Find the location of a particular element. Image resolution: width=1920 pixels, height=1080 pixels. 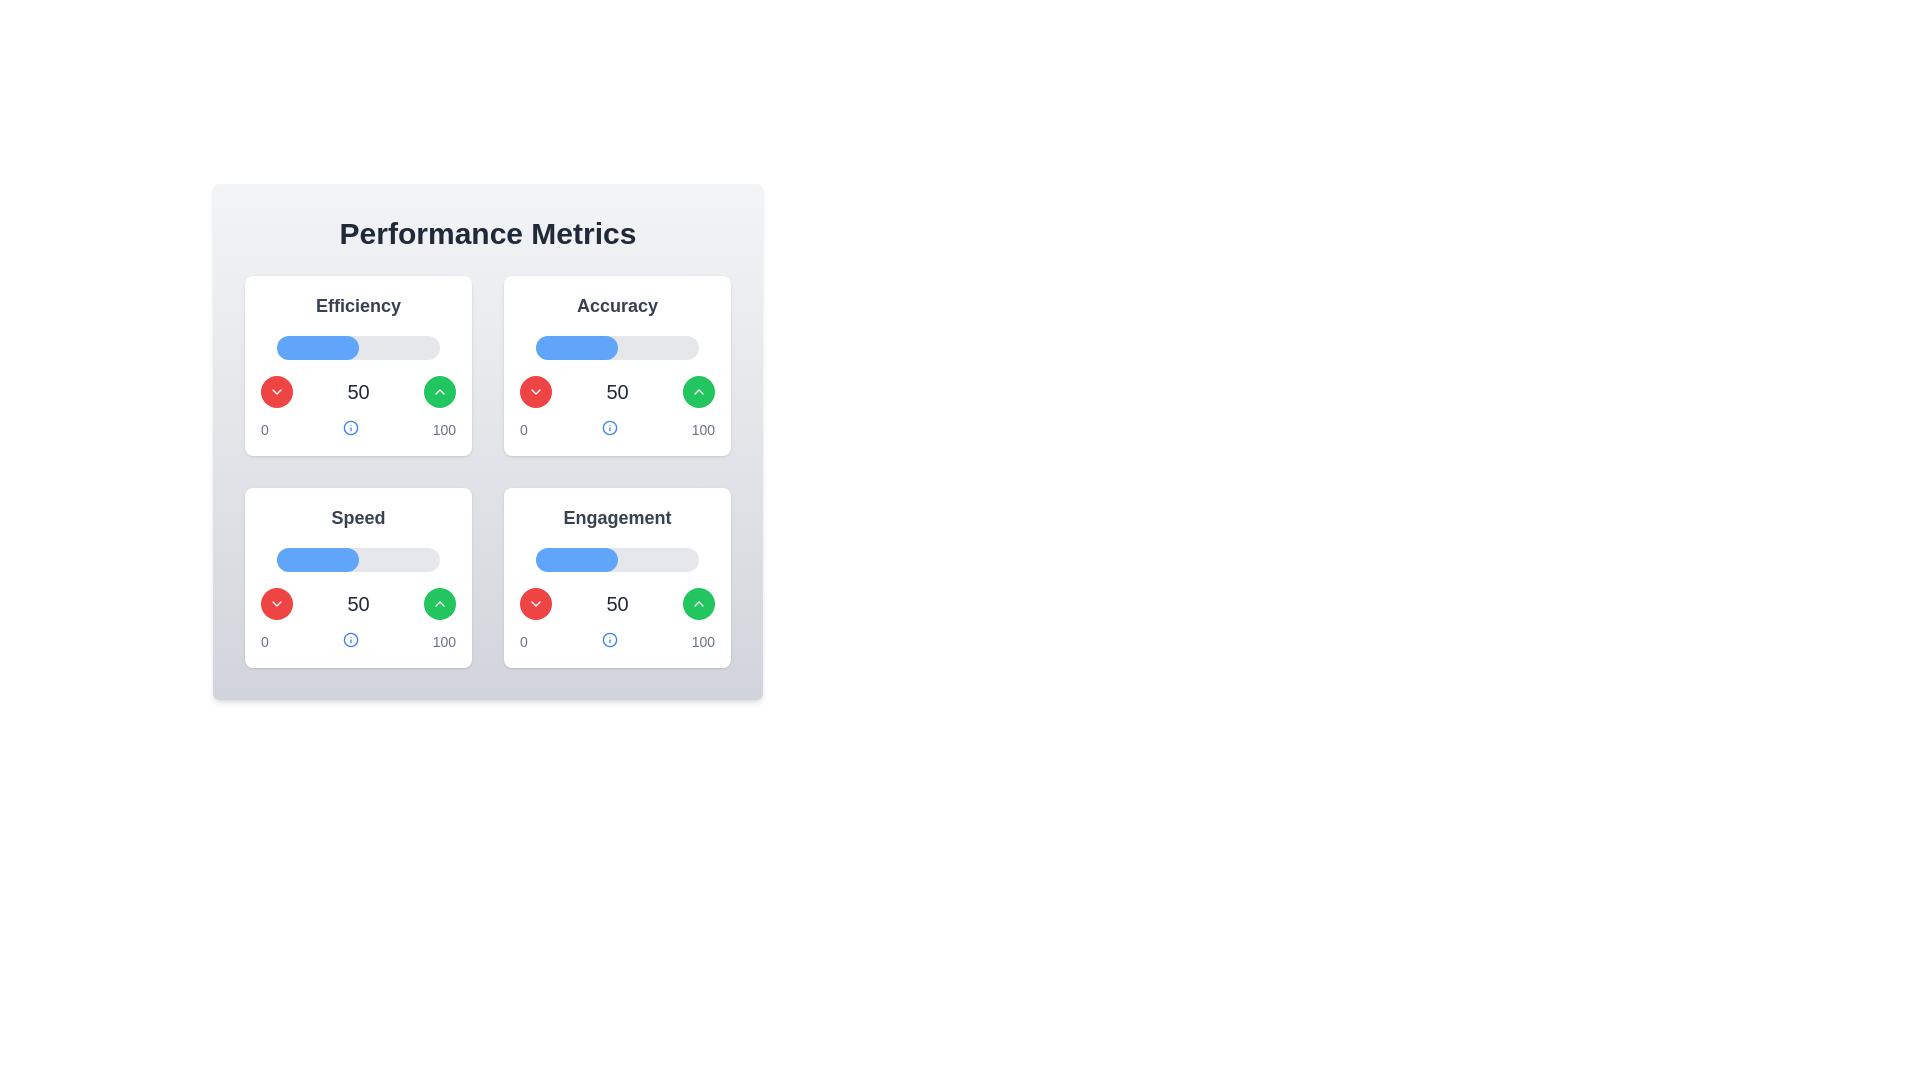

the progress bar or slider is located at coordinates (389, 559).